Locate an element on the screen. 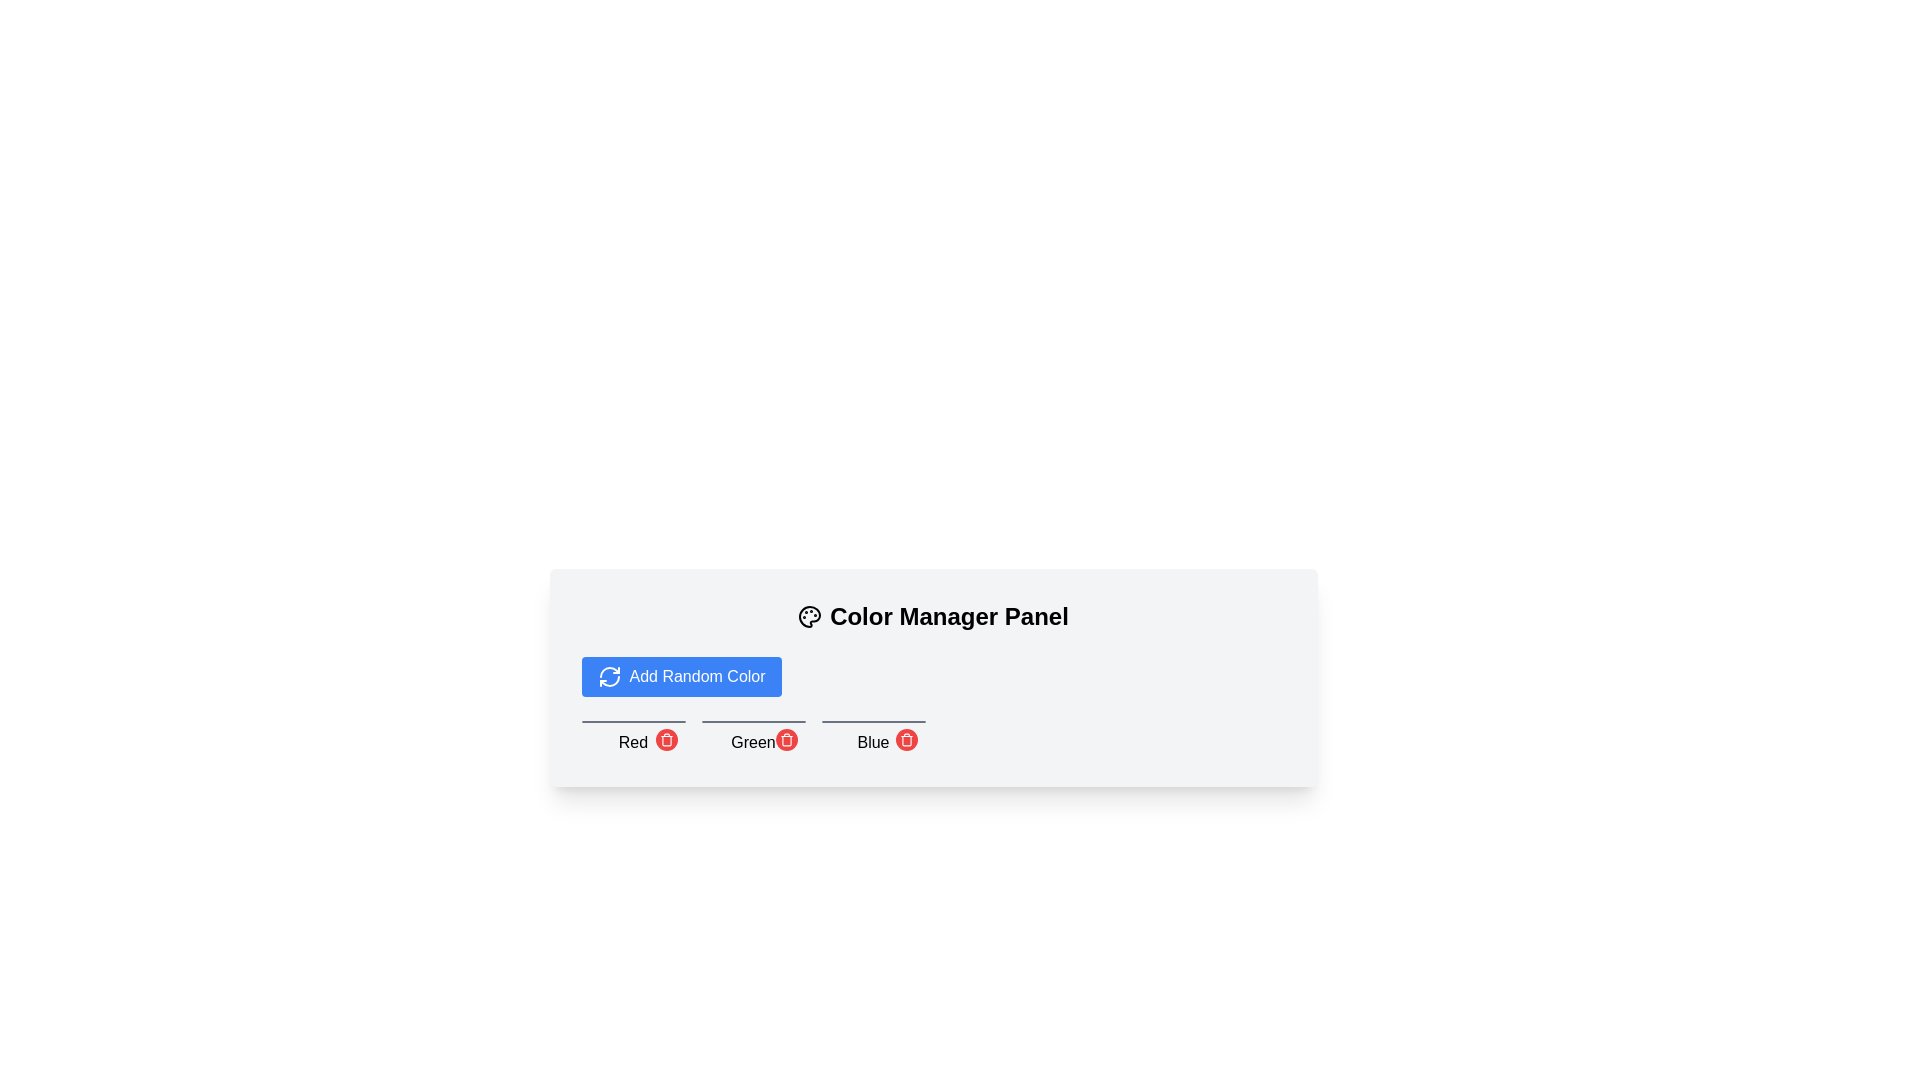 The image size is (1920, 1080). heading text of the prominent title bar which features a bold, large font and a palette icon on its left is located at coordinates (932, 616).